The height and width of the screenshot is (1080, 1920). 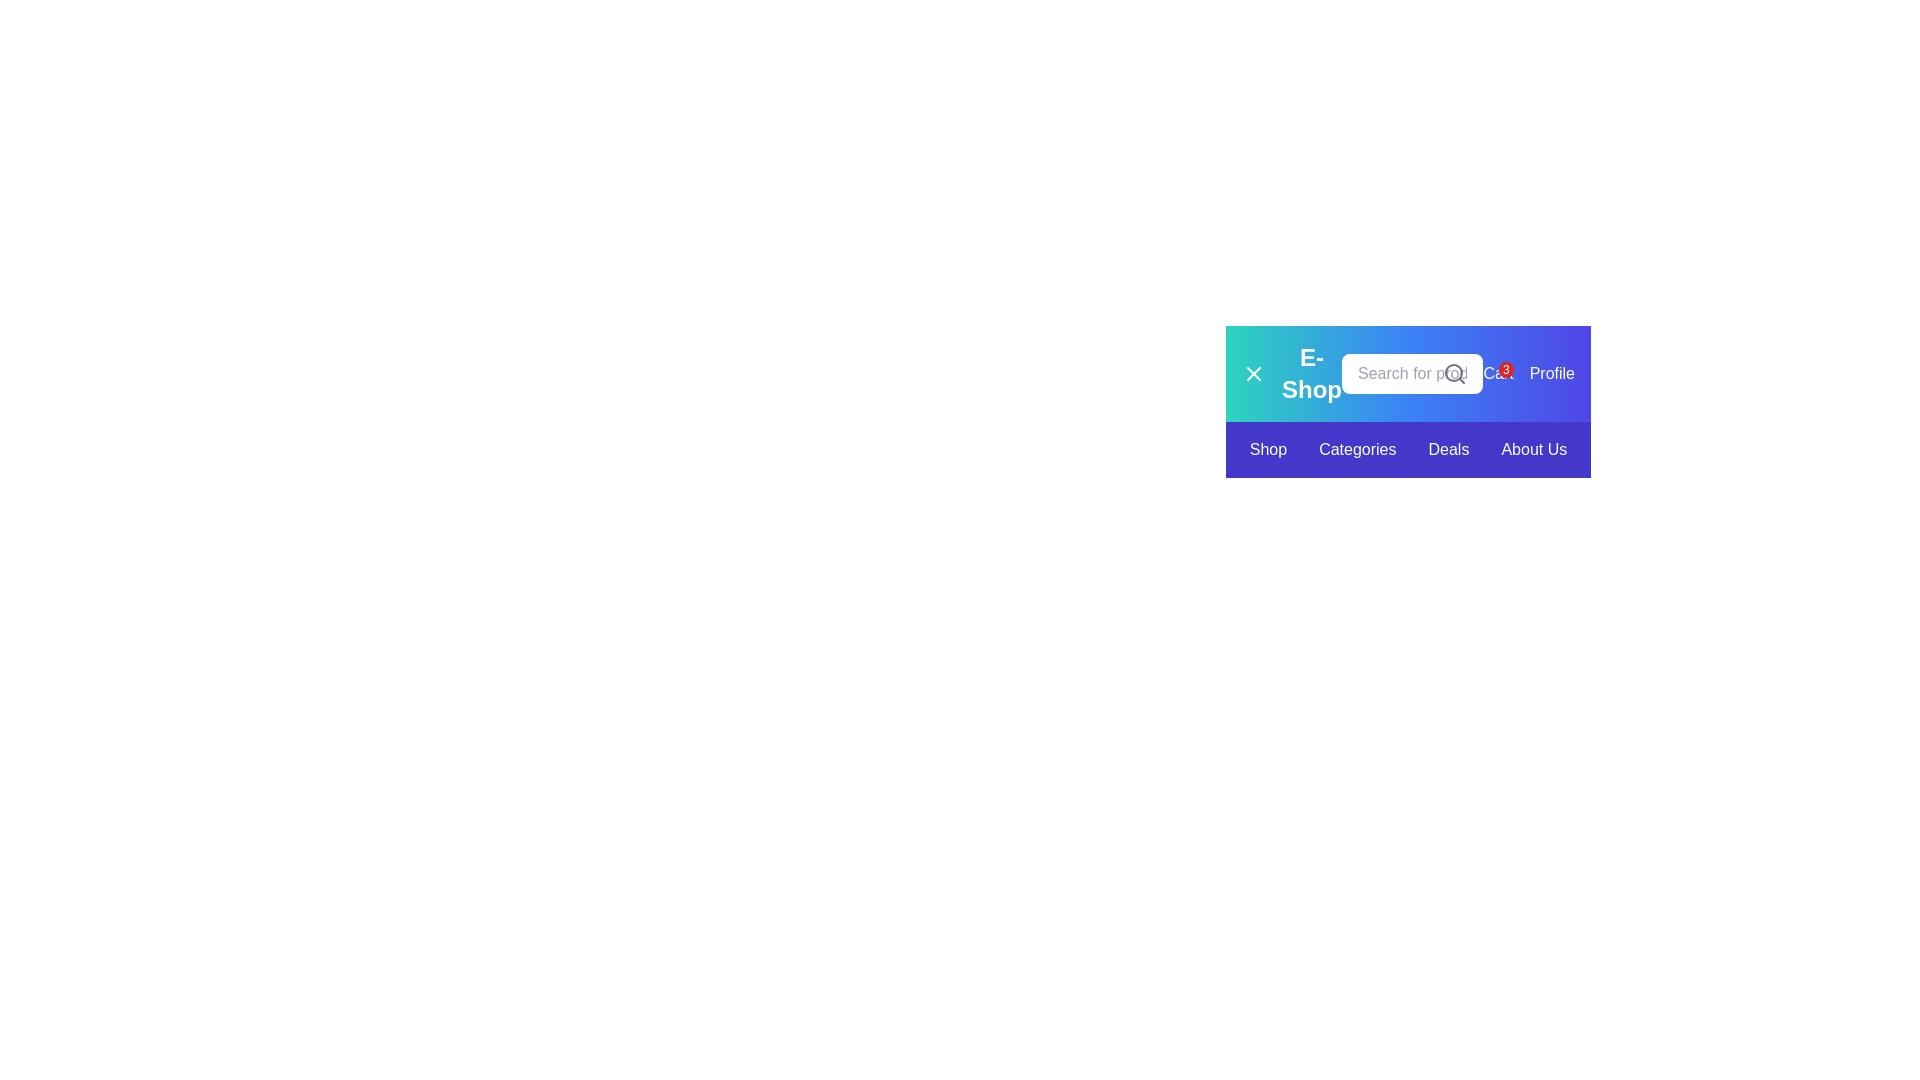 I want to click on the 'Deals' text link, which is styled with a white font against a blue background in the horizontal navigation menu, so click(x=1449, y=450).